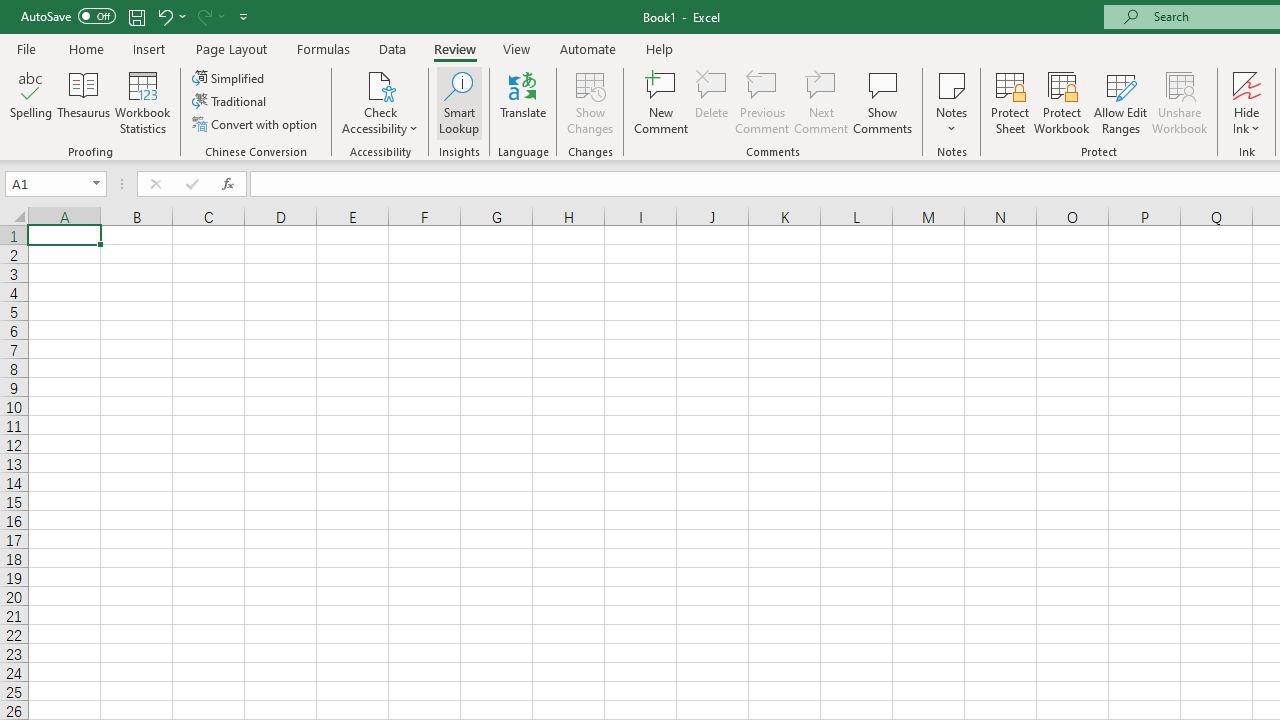  I want to click on 'Spelling...', so click(31, 103).